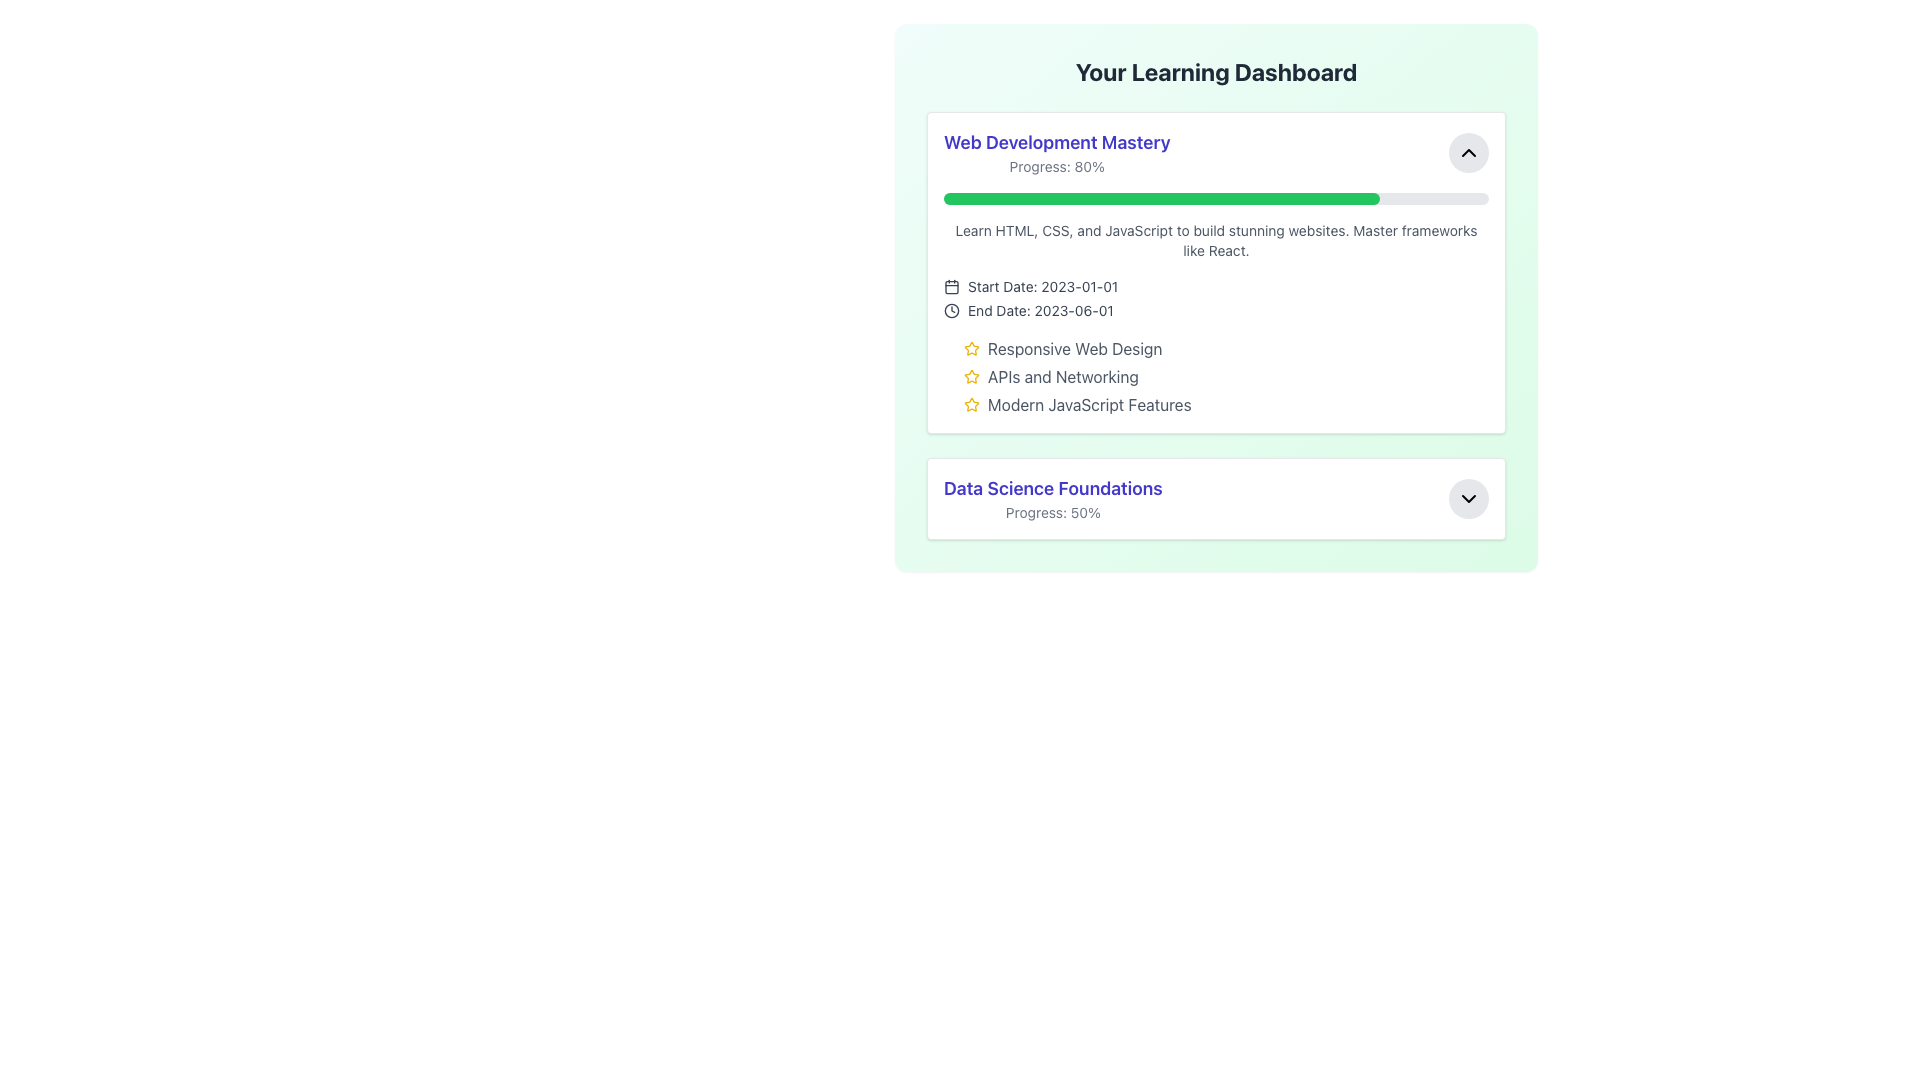 This screenshot has width=1920, height=1080. Describe the element at coordinates (1468, 152) in the screenshot. I see `the upward arrow icon button (Chevron Up) located in the top-right corner of the 'Web Development Mastery' card` at that location.